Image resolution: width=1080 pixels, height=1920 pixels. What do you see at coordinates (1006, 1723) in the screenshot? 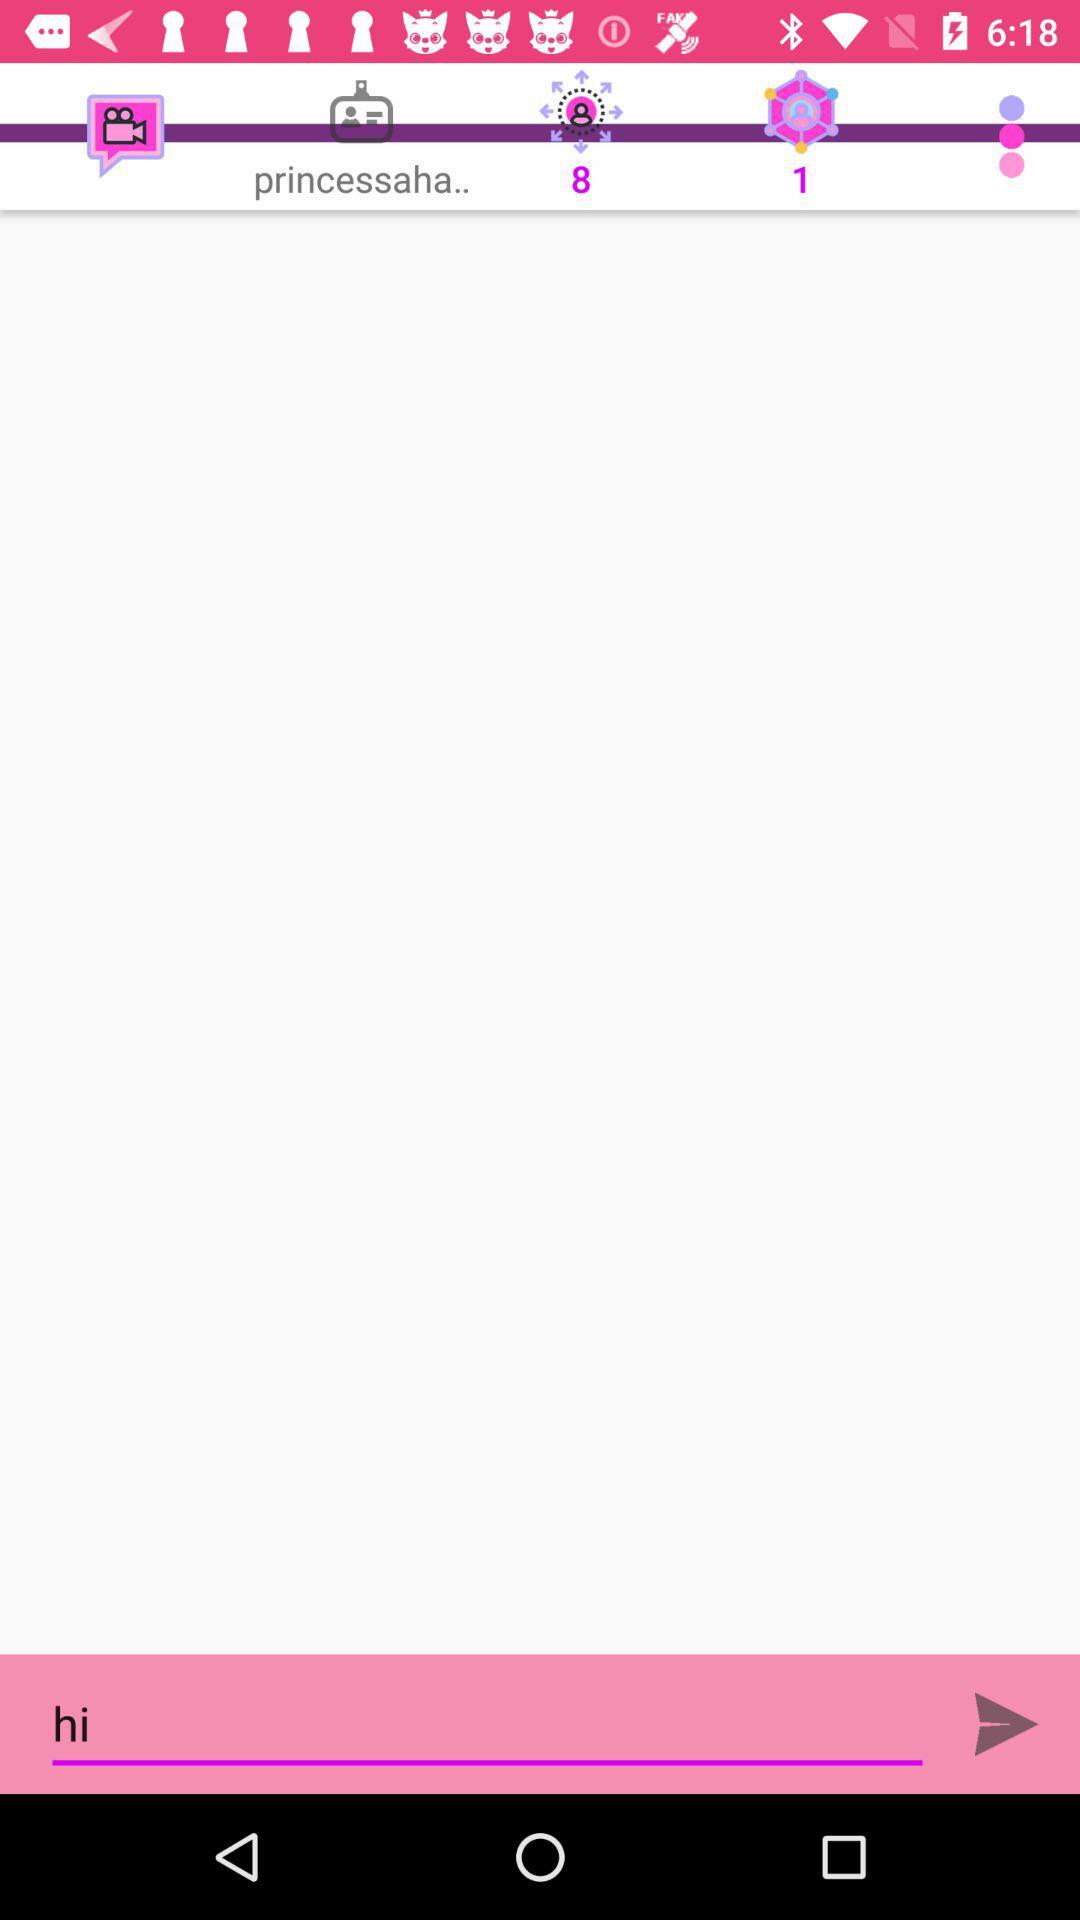
I see `send the message` at bounding box center [1006, 1723].